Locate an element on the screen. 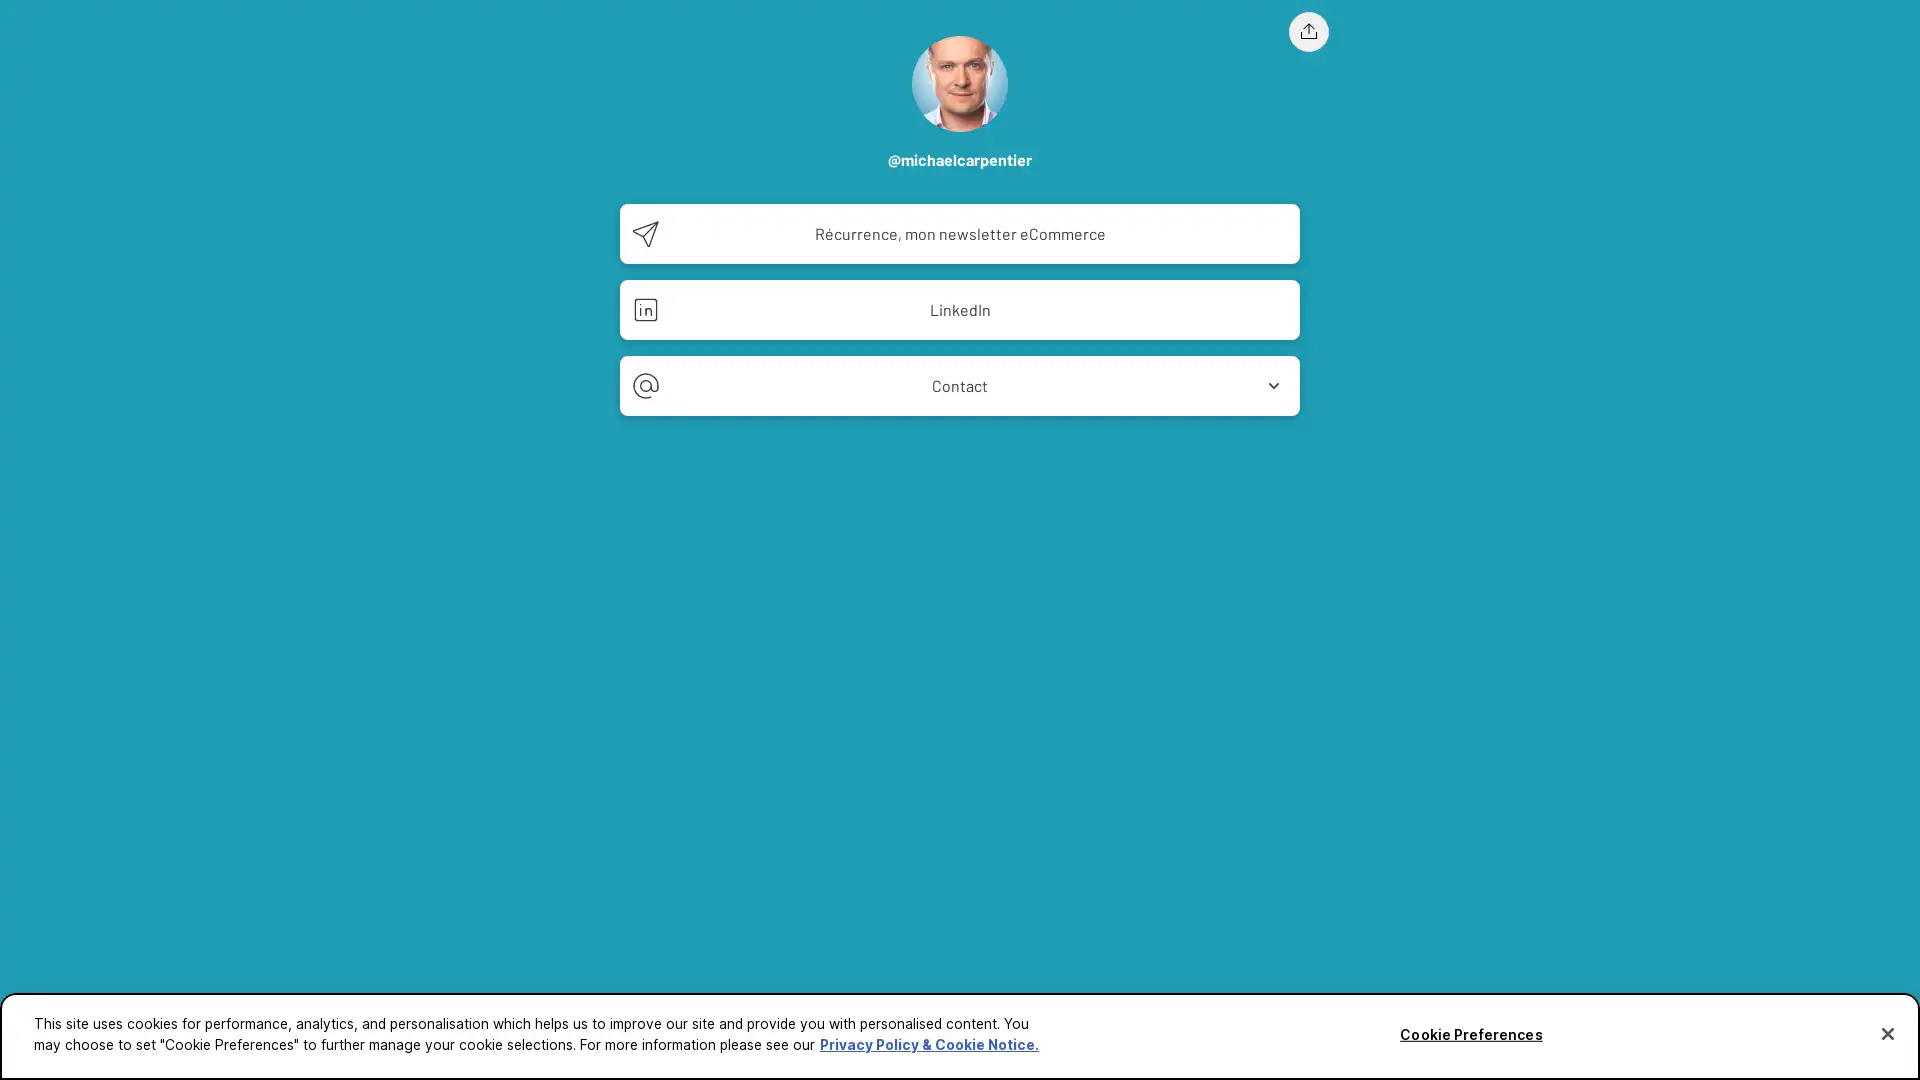  Cookie Preferences is located at coordinates (53, 1050).